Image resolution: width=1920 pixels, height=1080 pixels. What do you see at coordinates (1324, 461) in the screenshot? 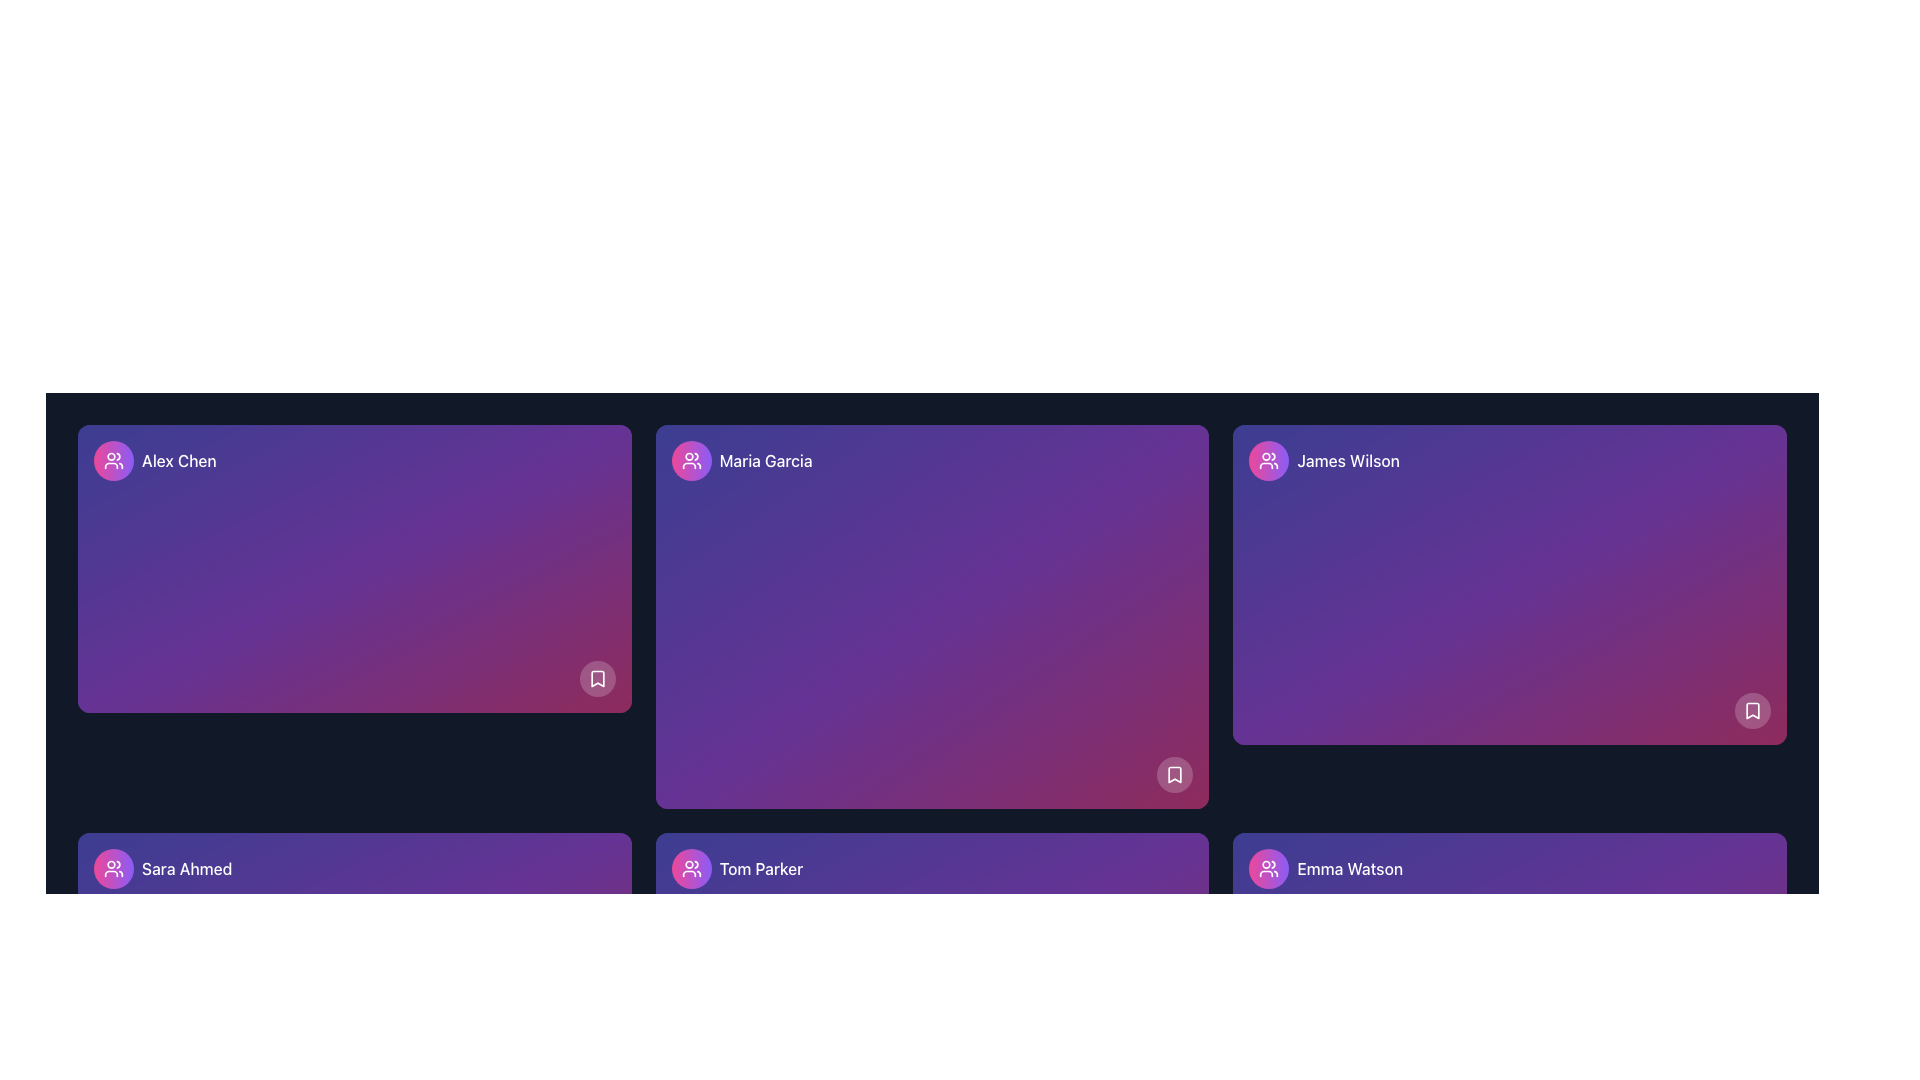
I see `the 'James Wilson' label with the circular gradient icon located at the top-left corner of the tile by moving the cursor to its center point` at bounding box center [1324, 461].